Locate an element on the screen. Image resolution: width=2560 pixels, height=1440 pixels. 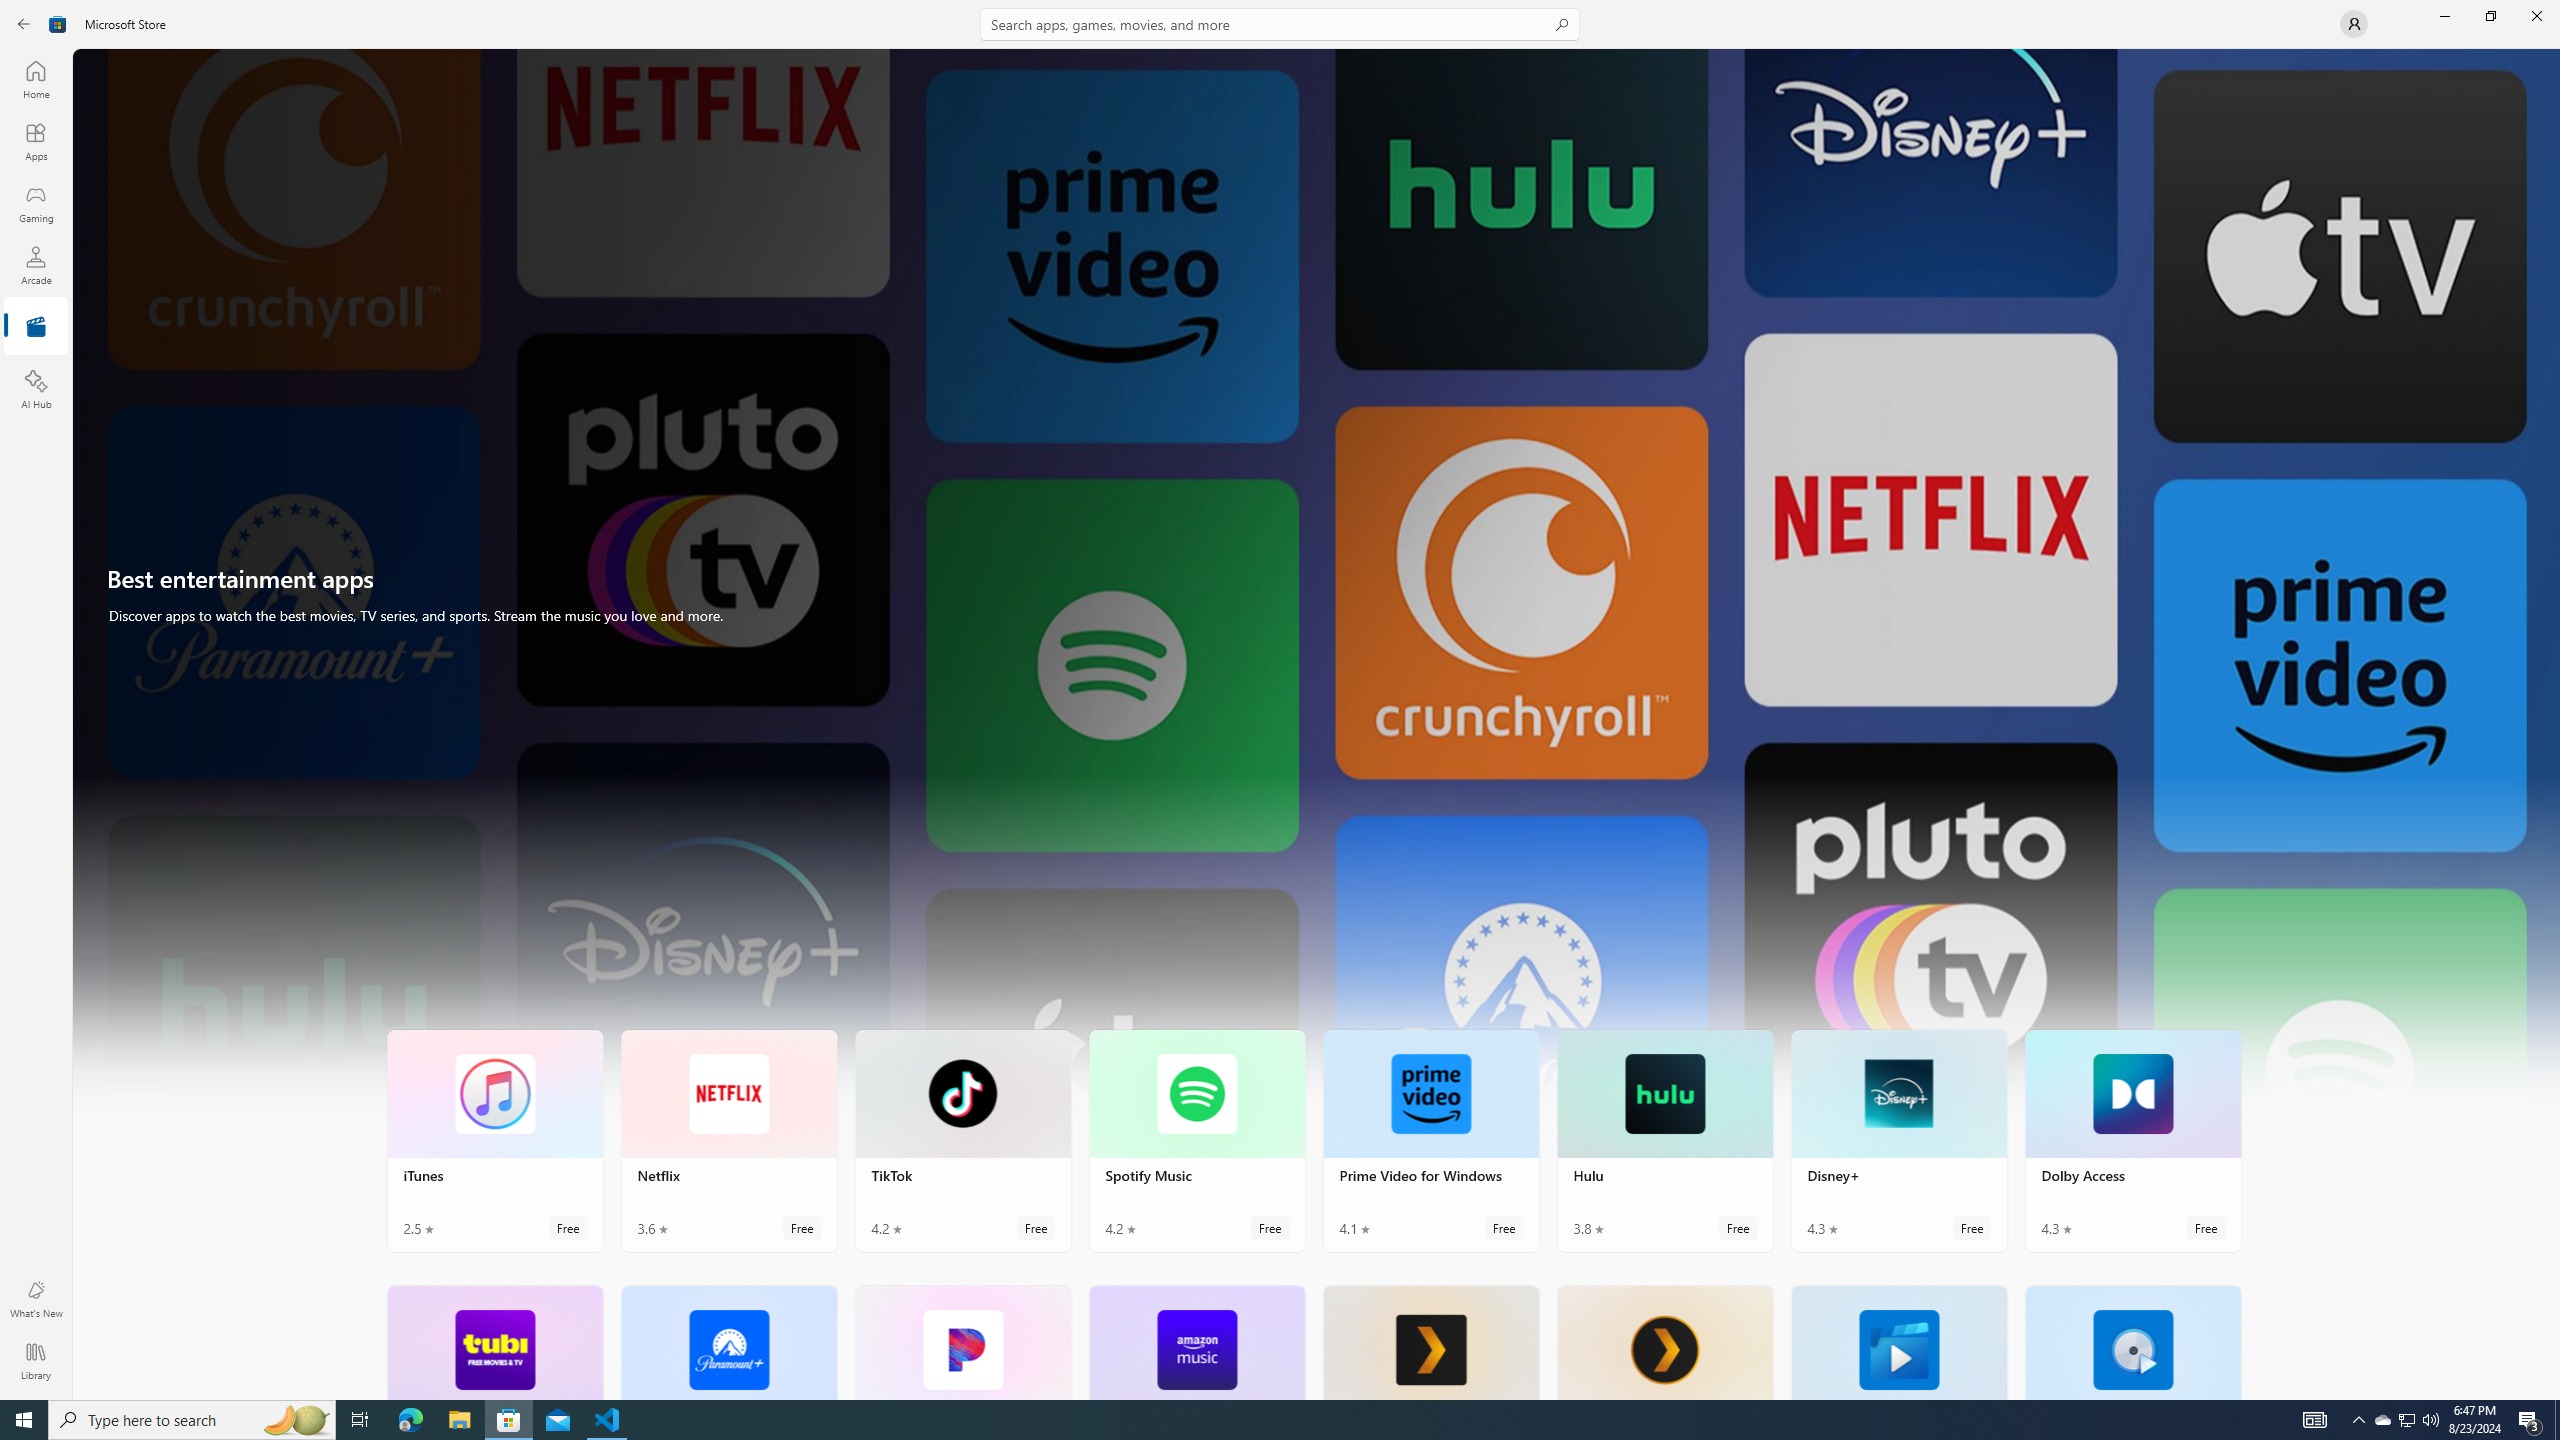
'Hulu. Average rating of 3.8 out of five stars. Free  ' is located at coordinates (1664, 1141).